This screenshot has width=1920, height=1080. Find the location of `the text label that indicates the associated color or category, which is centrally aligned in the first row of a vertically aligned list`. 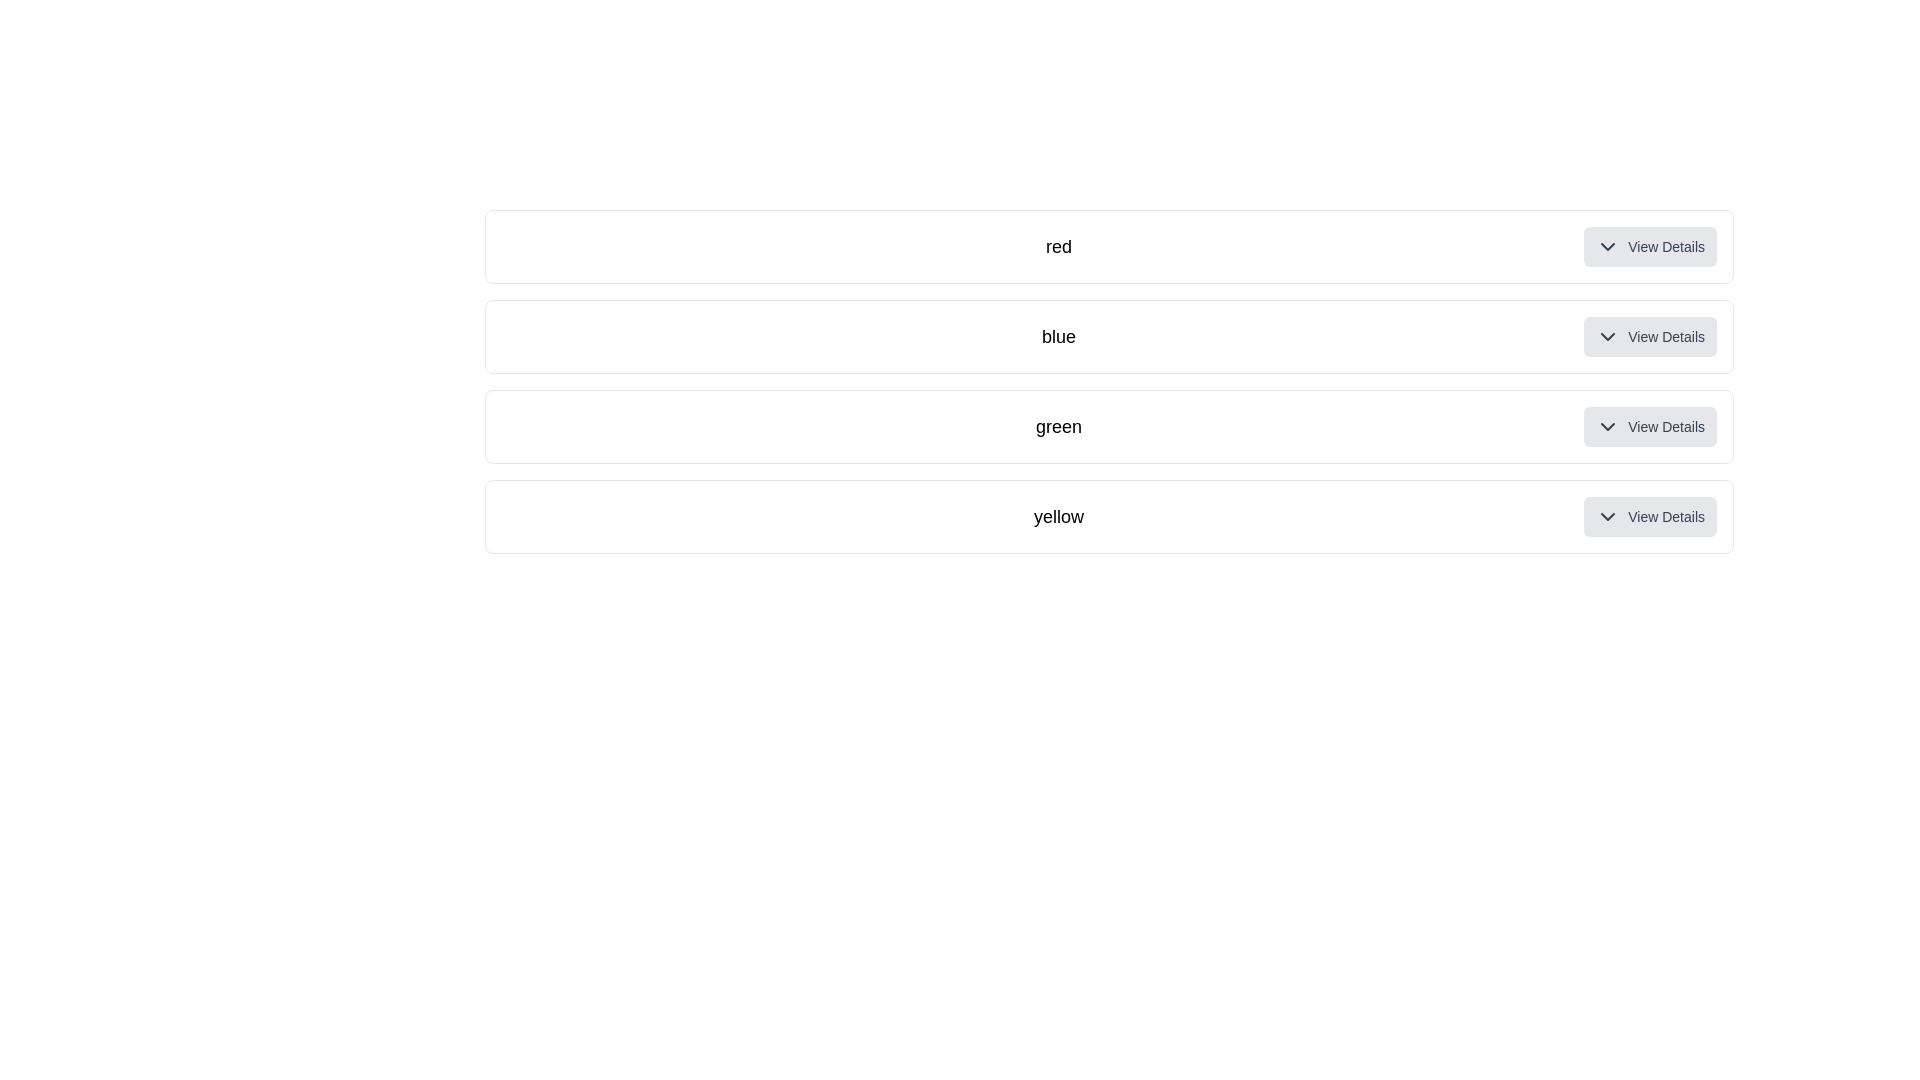

the text label that indicates the associated color or category, which is centrally aligned in the first row of a vertically aligned list is located at coordinates (1058, 245).